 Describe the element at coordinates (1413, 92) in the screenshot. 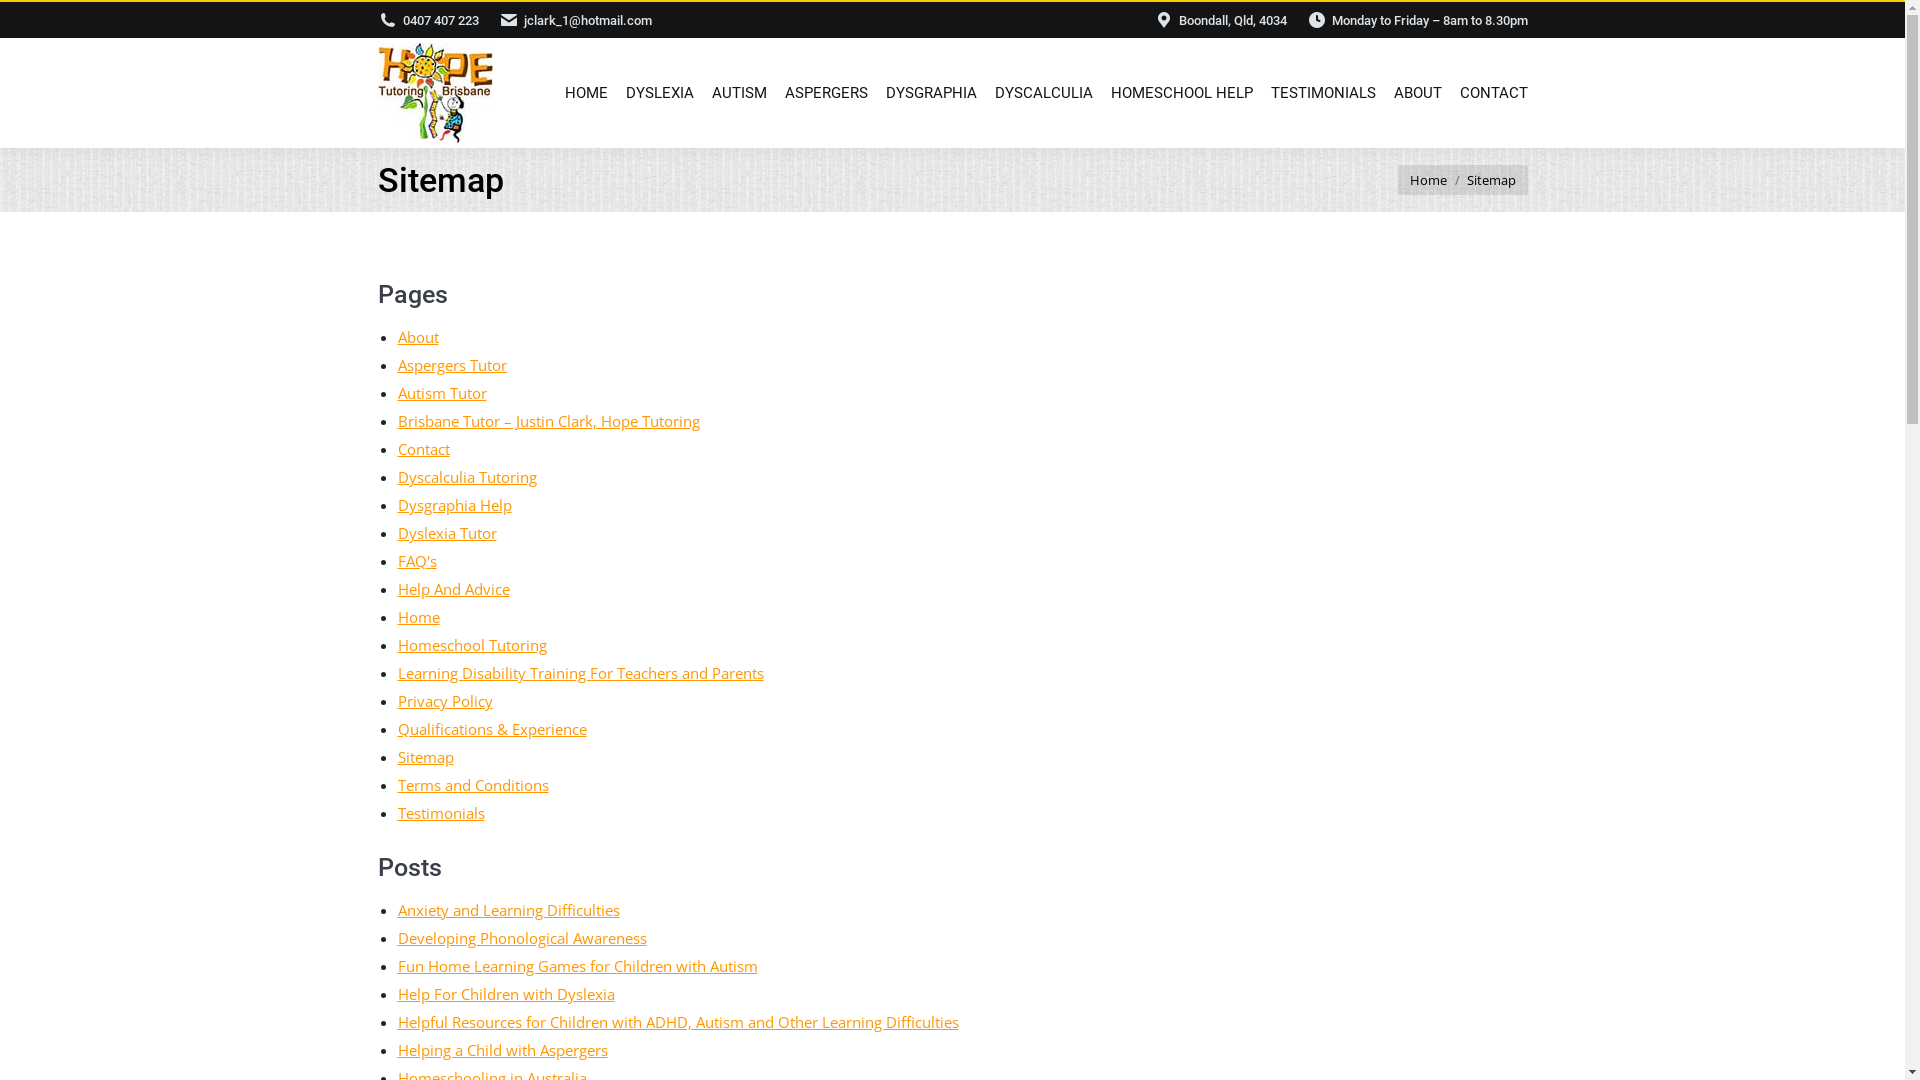

I see `'ABOUT'` at that location.